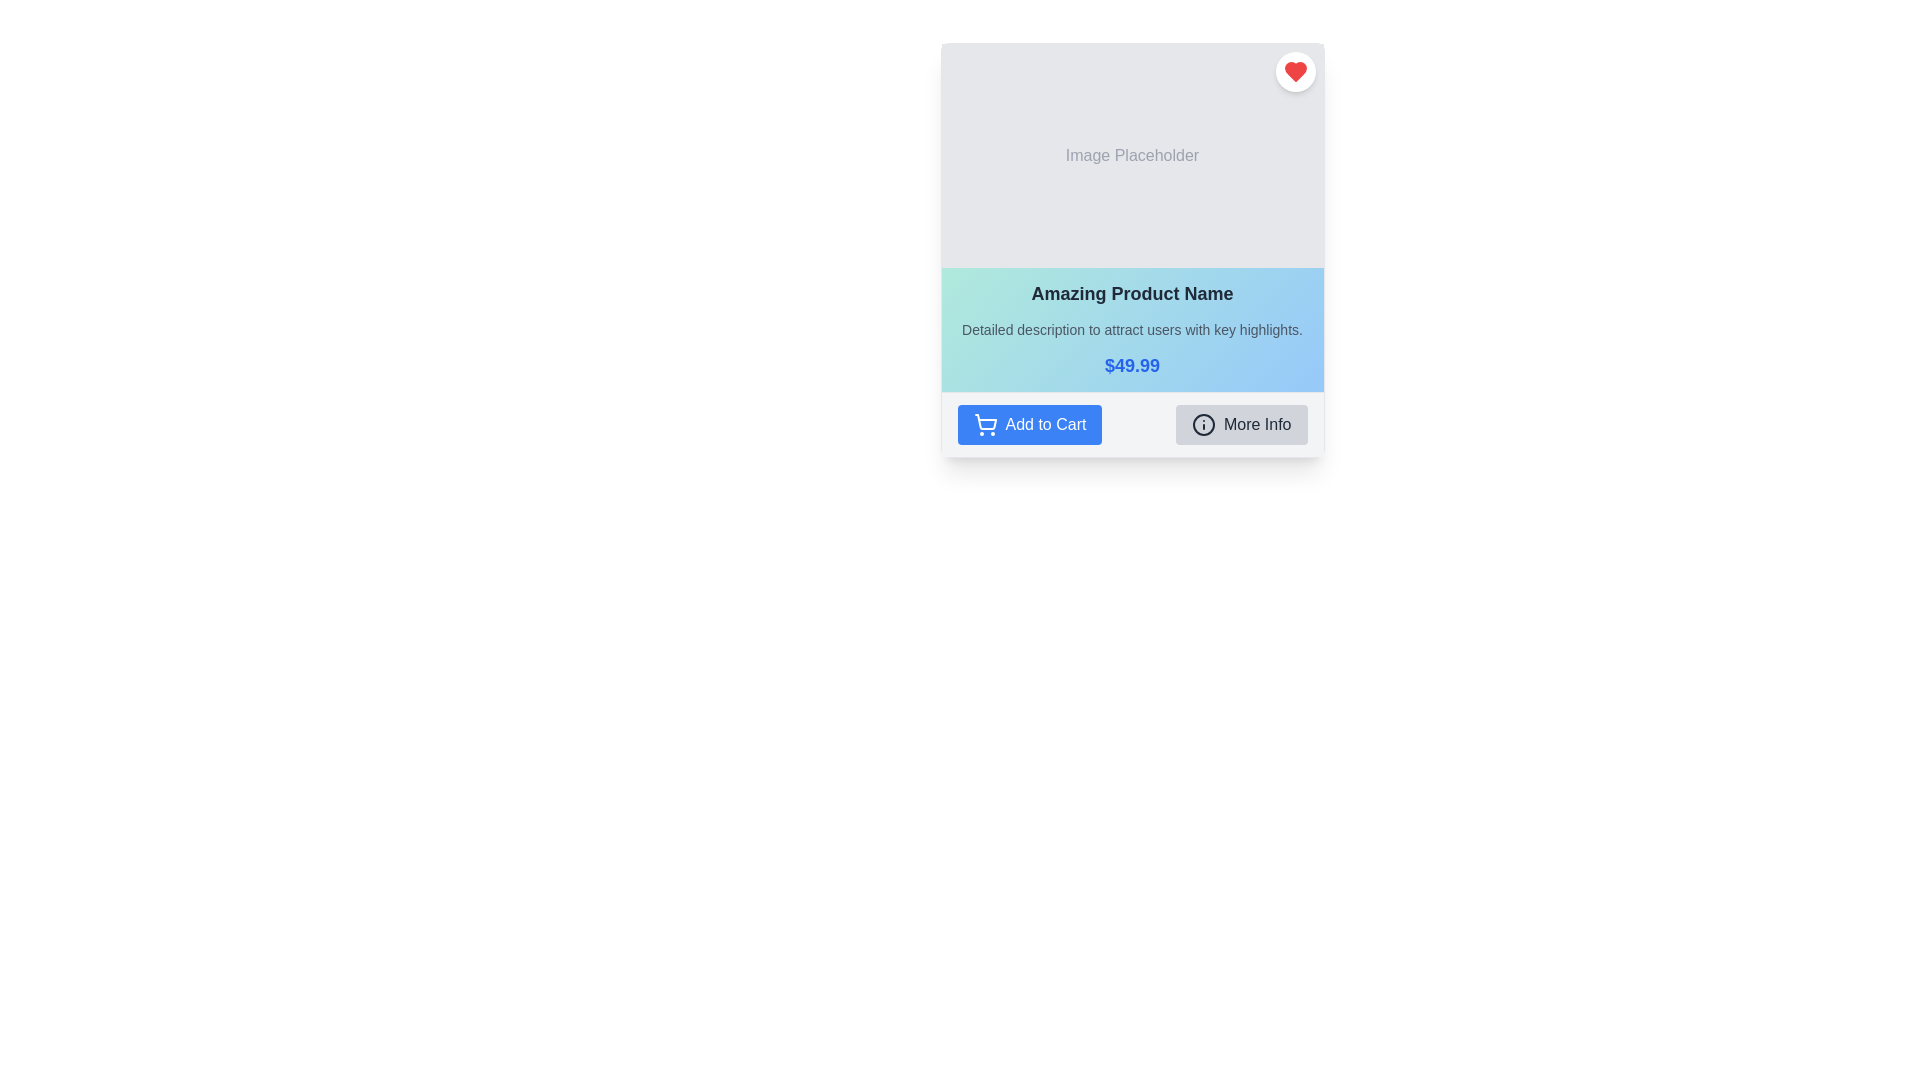 This screenshot has width=1920, height=1080. Describe the element at coordinates (1202, 423) in the screenshot. I see `the SVG circle element that contributes to the graphical aspect of the 'More Info' button located at the bottom-right corner of the component` at that location.